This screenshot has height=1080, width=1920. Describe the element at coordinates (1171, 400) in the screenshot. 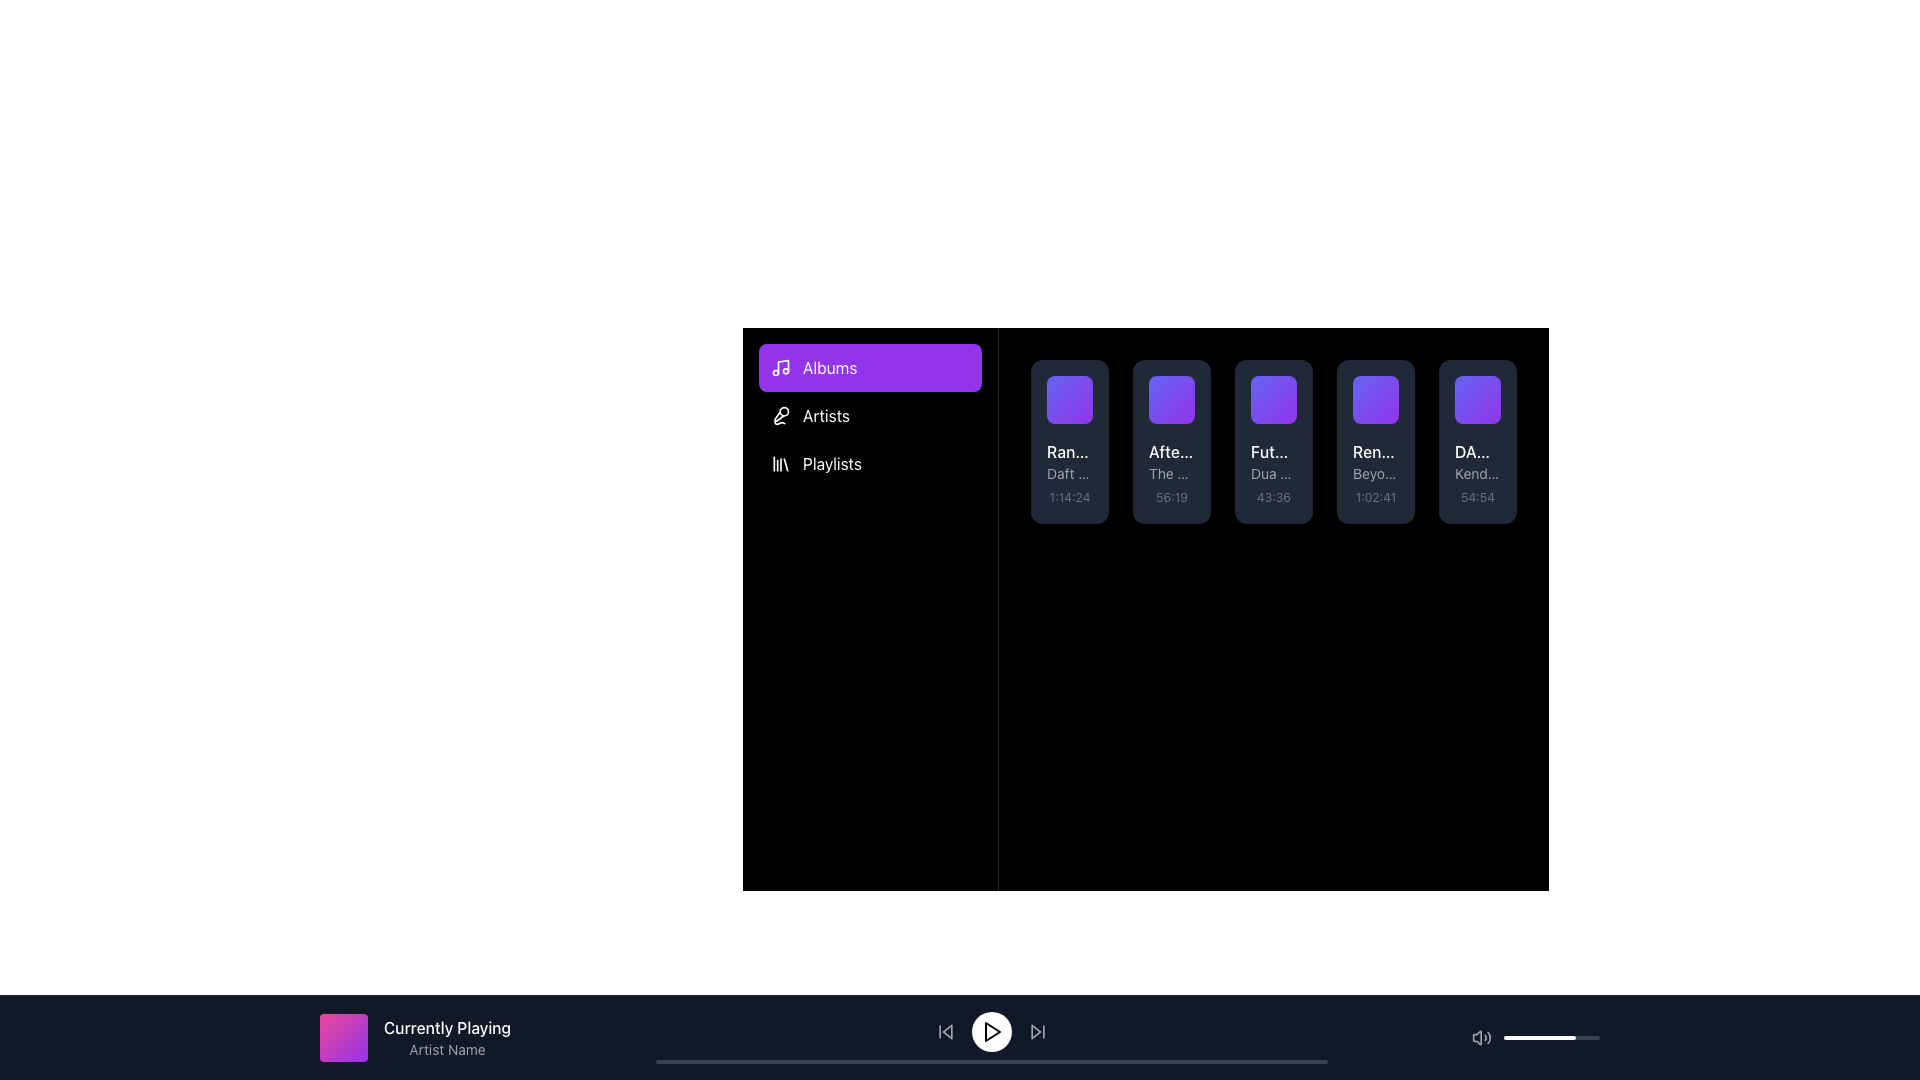

I see `the image button representing the media item 'After Hours' by 'The Weeknd'` at that location.